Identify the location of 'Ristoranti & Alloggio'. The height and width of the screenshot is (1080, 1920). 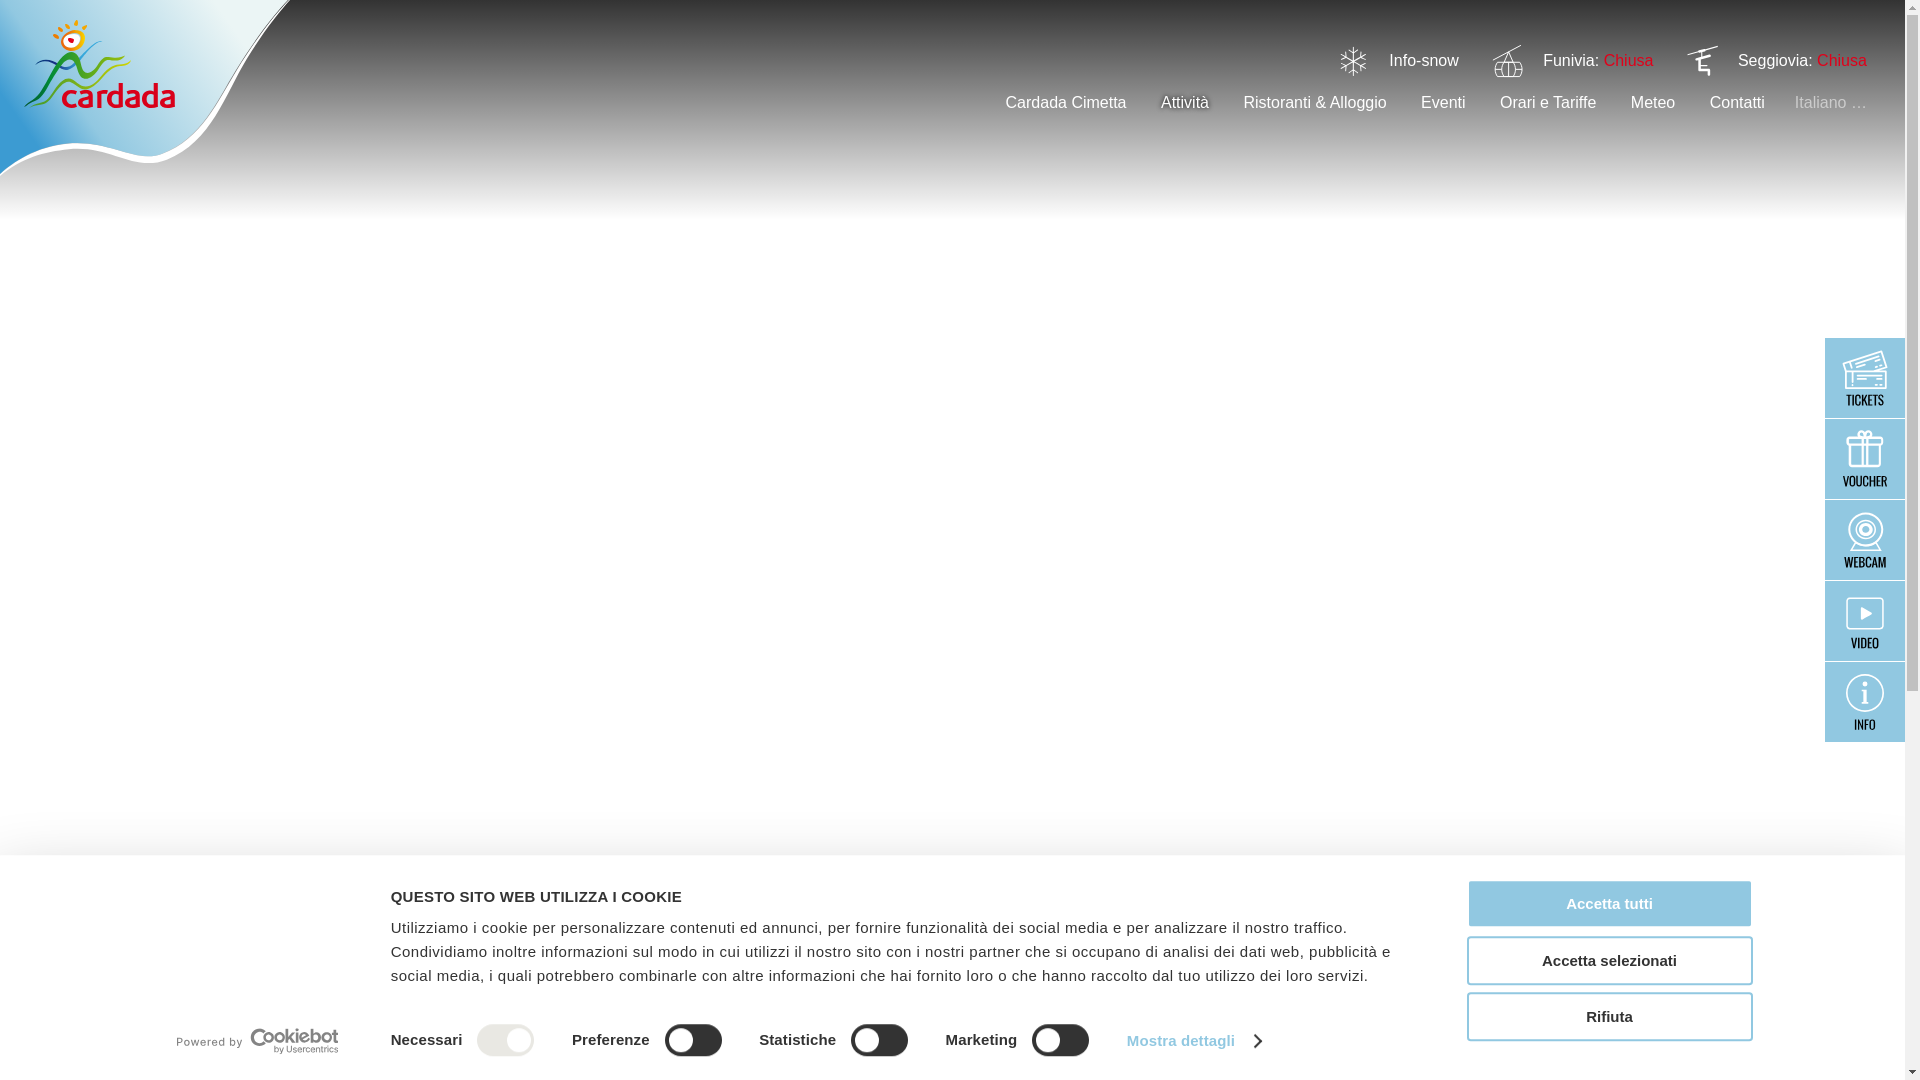
(1314, 102).